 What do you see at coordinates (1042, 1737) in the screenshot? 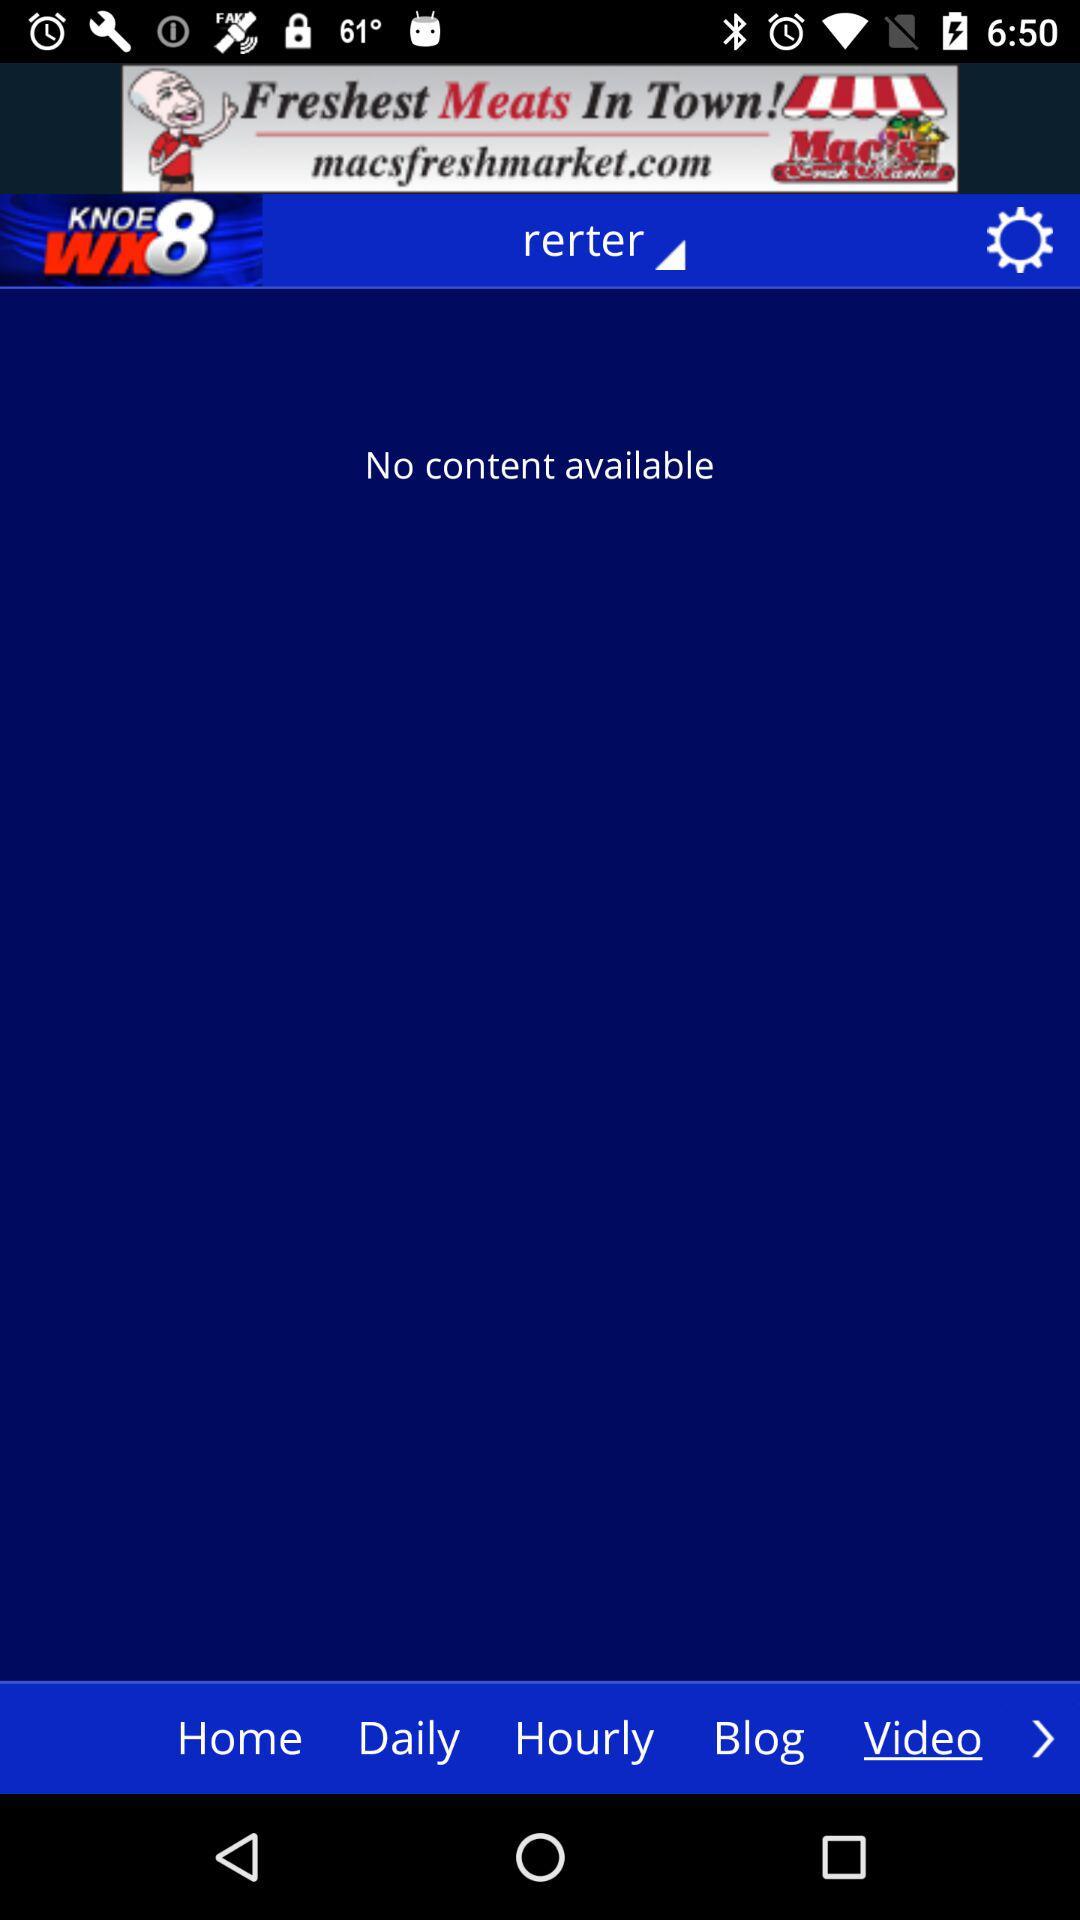
I see `the arrow_forward icon` at bounding box center [1042, 1737].